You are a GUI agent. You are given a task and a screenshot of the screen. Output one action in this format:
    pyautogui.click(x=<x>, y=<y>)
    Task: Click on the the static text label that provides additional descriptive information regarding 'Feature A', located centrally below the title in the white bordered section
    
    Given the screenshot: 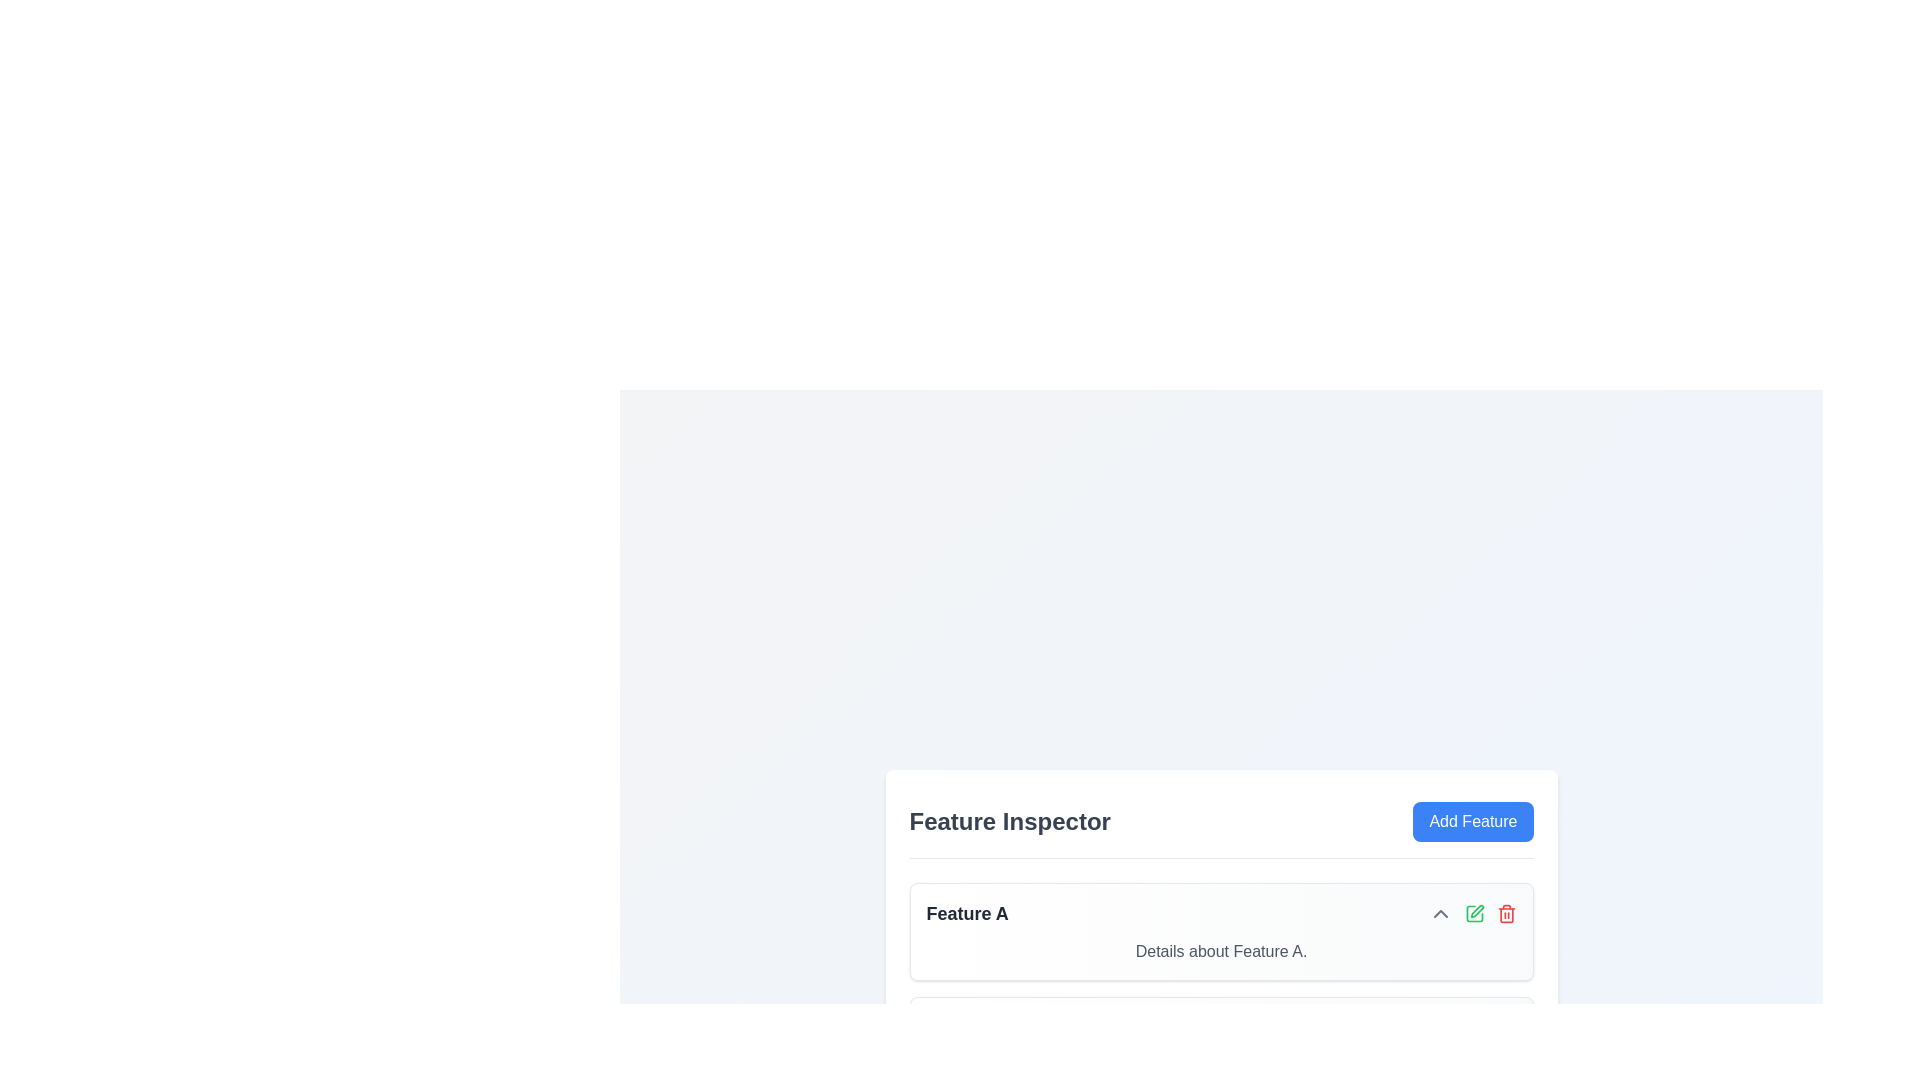 What is the action you would take?
    pyautogui.click(x=1220, y=950)
    